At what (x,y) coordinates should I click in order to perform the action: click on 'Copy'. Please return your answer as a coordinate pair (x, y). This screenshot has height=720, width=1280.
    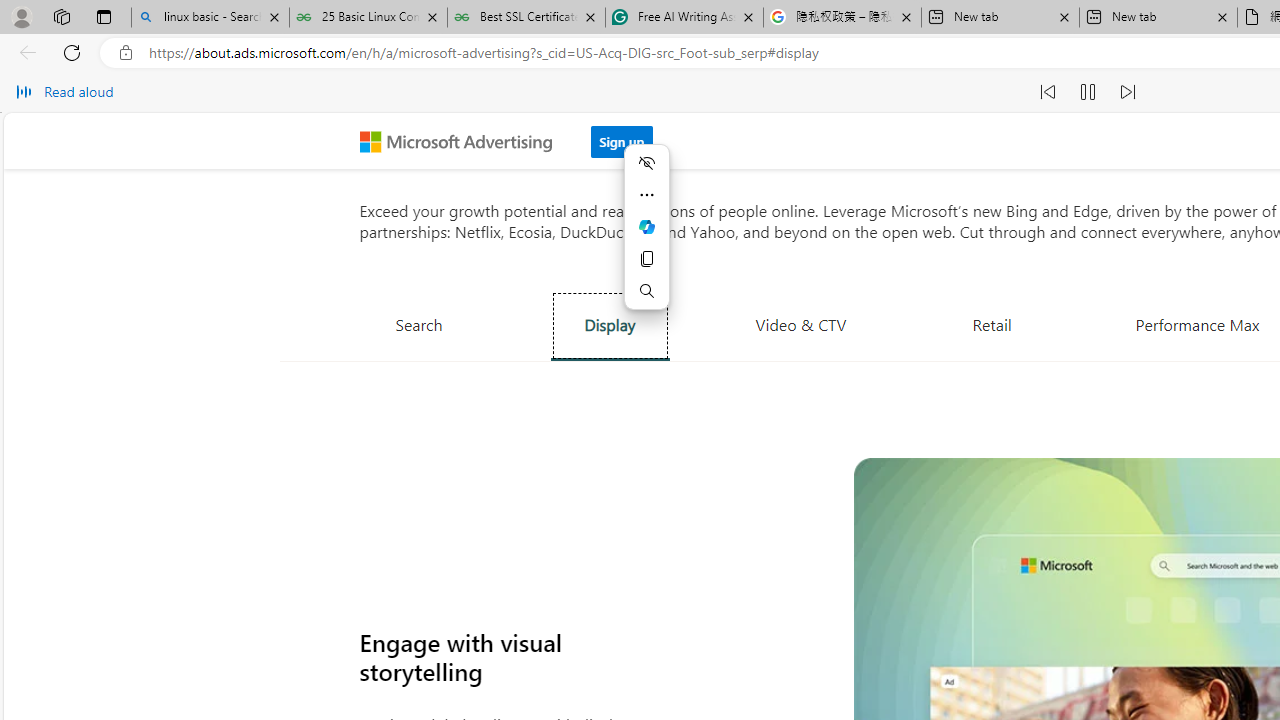
    Looking at the image, I should click on (647, 258).